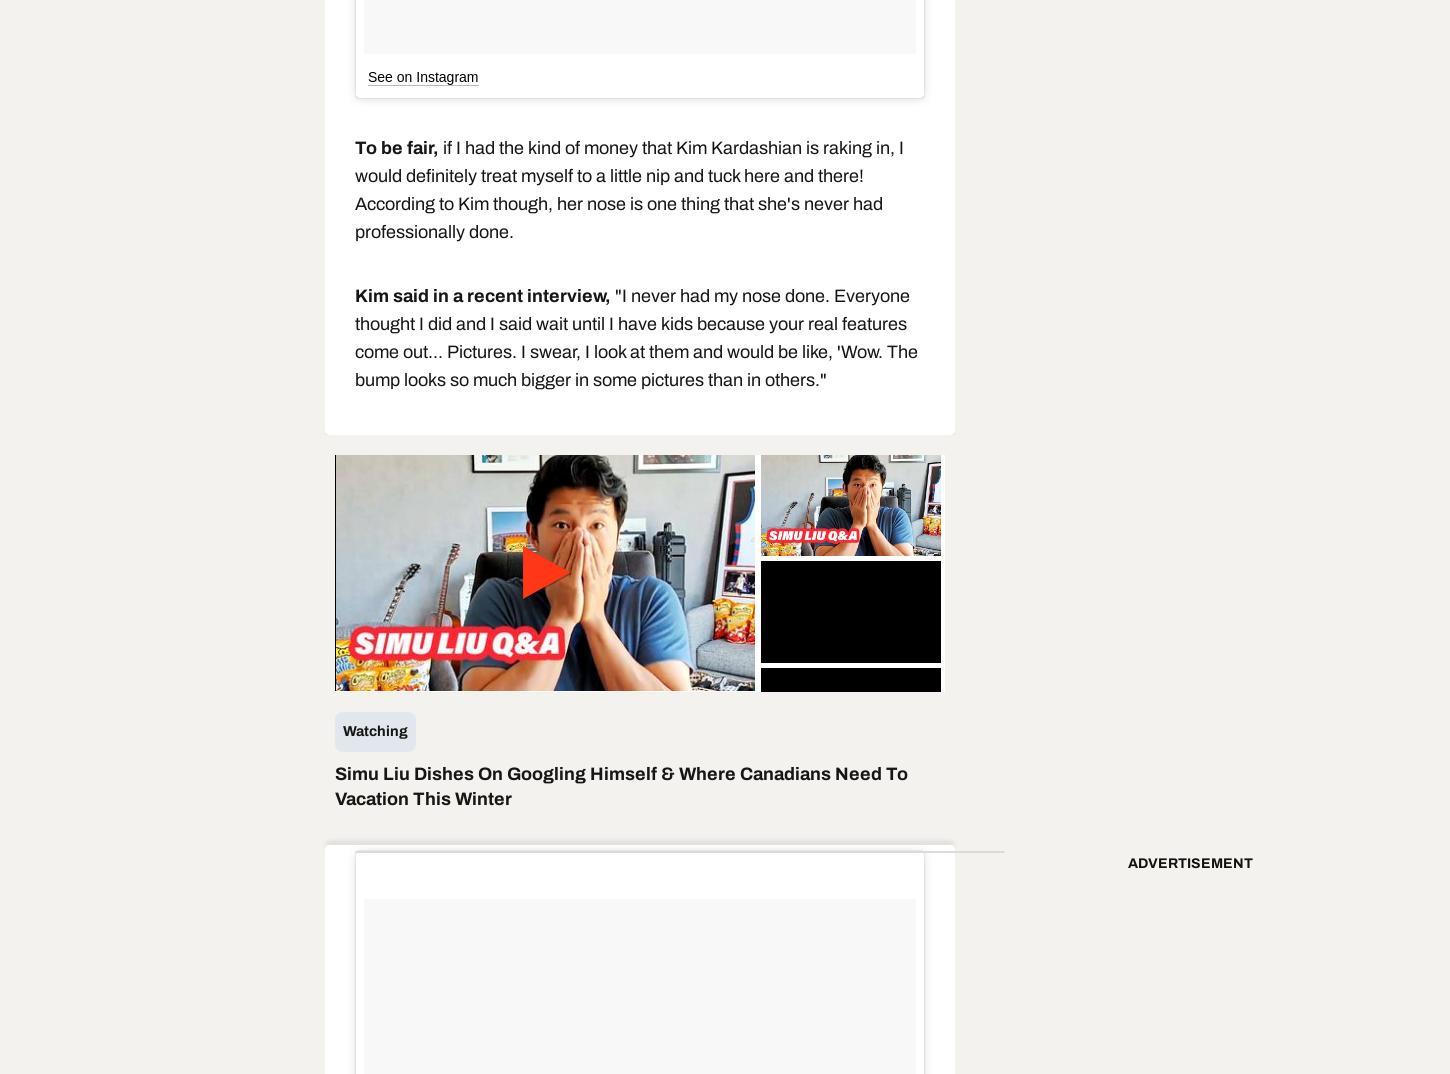 The height and width of the screenshot is (1074, 1450). I want to click on '/', so click(455, 674).